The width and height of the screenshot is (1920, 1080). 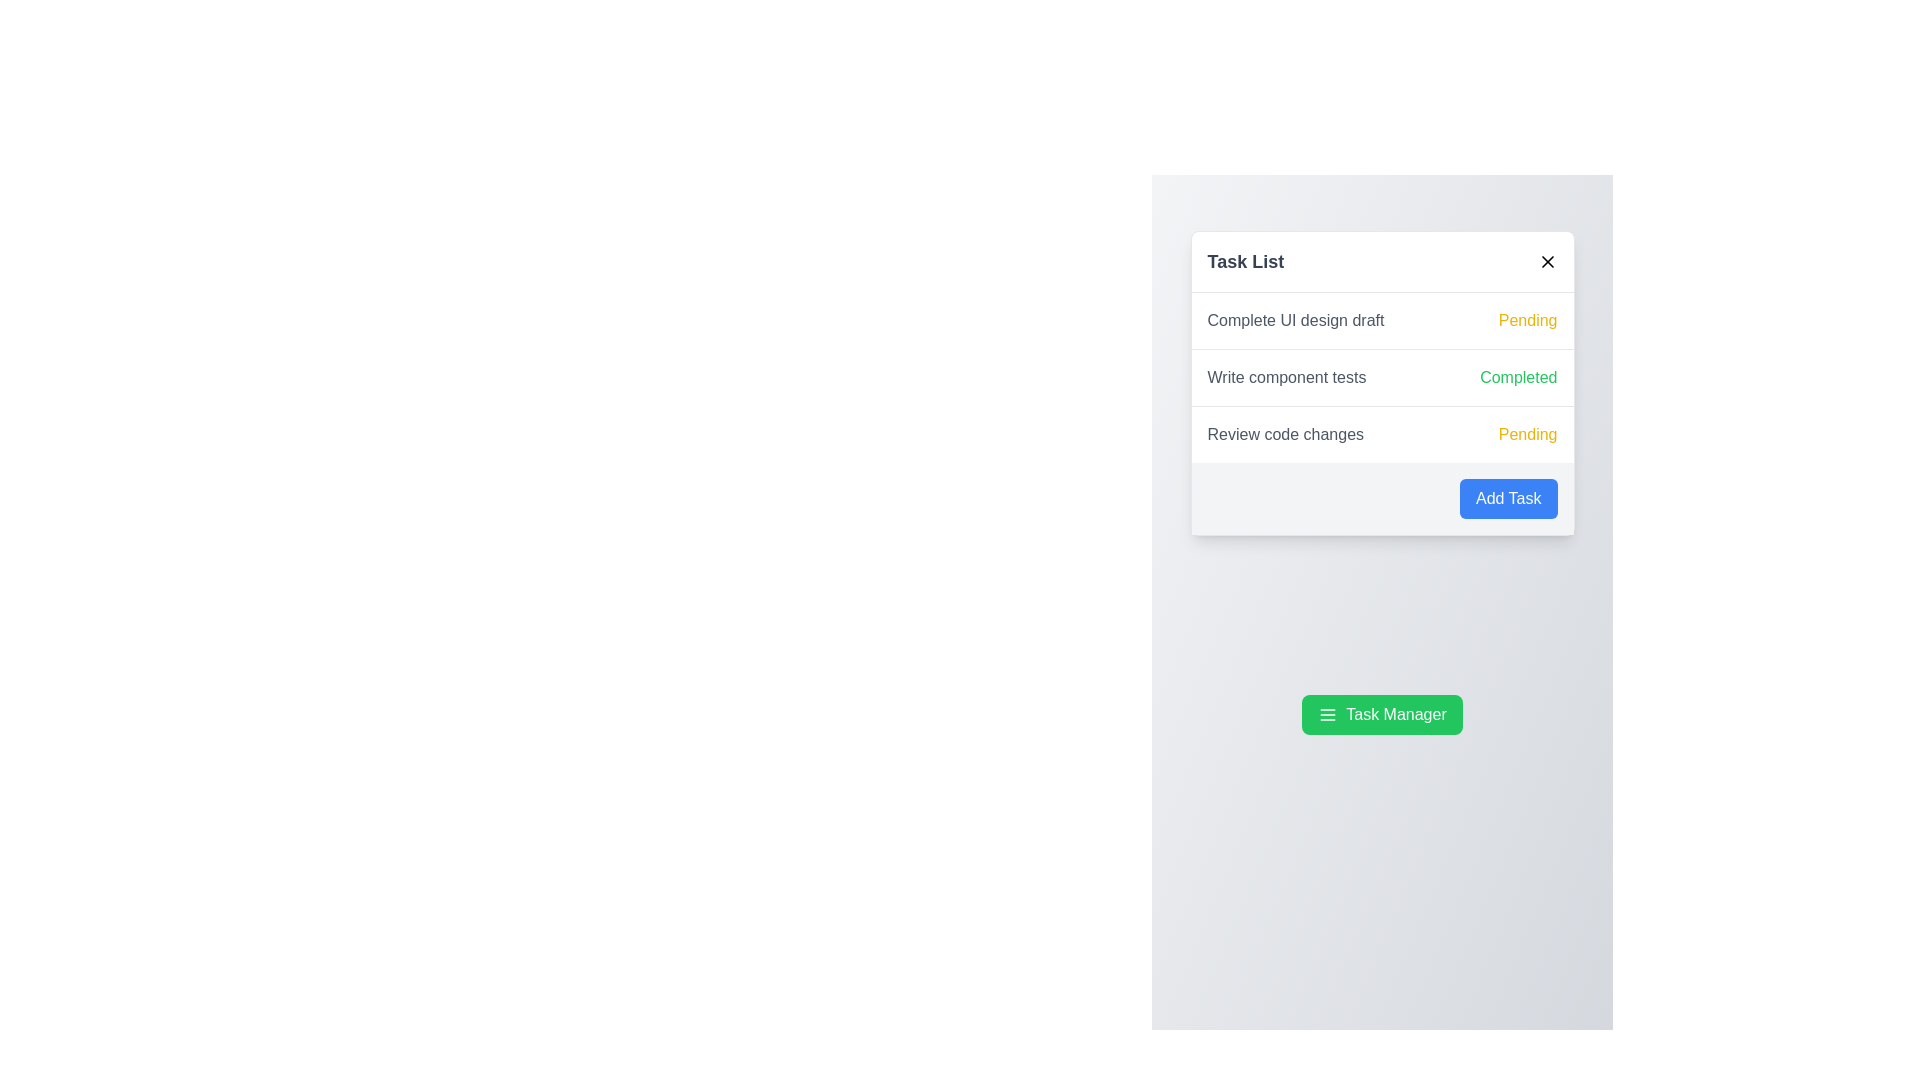 I want to click on details of the task titled 'Complete UI design draft' with a 'Pending' status in yellow from the task list component located in the central section of the 'Task List' pop-up panel, so click(x=1381, y=378).